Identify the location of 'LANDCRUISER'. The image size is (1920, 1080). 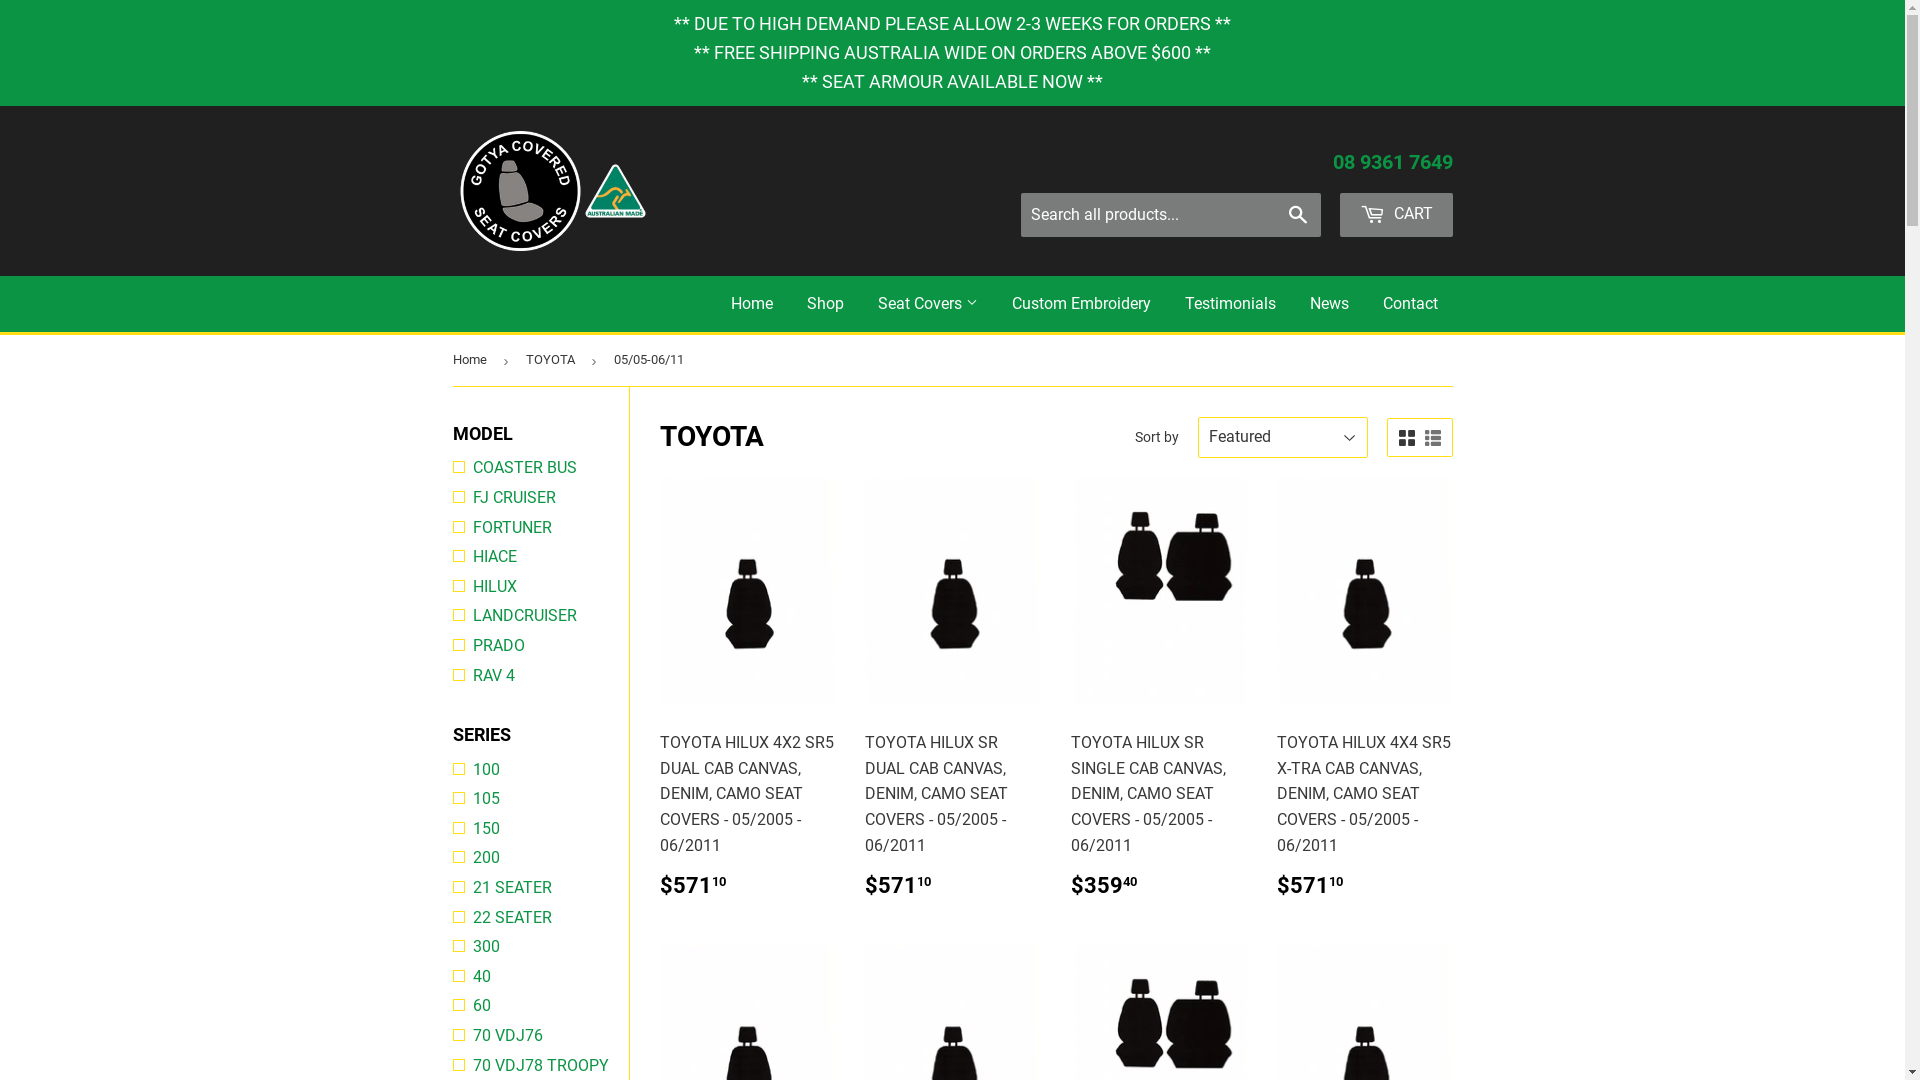
(539, 615).